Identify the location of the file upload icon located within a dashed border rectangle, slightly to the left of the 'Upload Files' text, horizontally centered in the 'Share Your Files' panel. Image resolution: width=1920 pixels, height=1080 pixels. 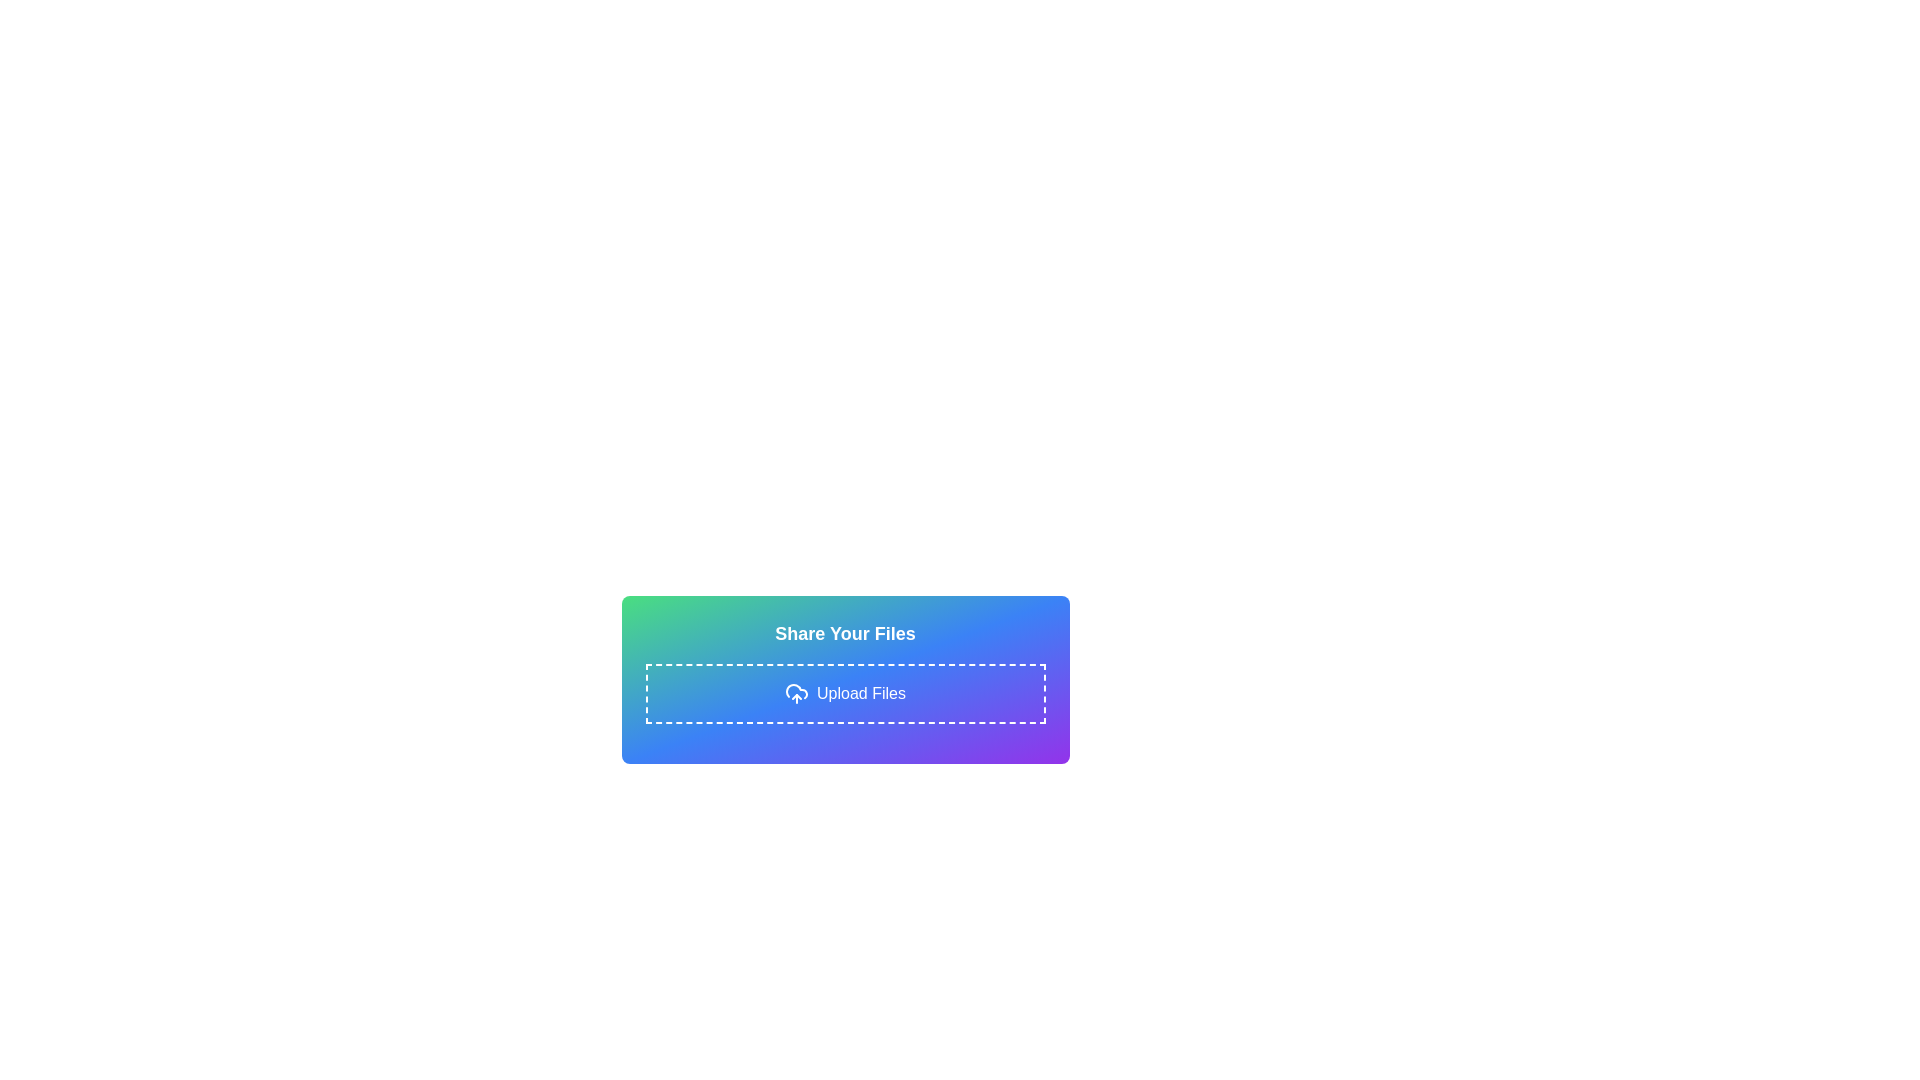
(795, 693).